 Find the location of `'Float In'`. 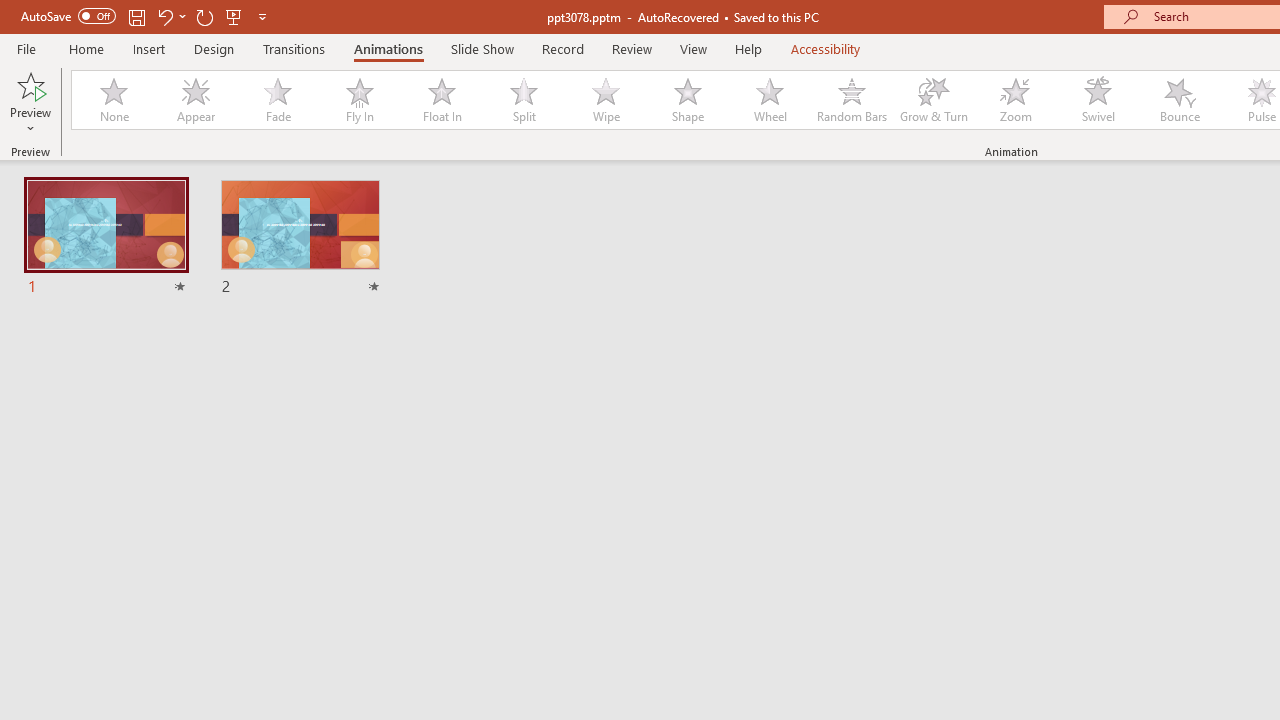

'Float In' is located at coordinates (440, 100).